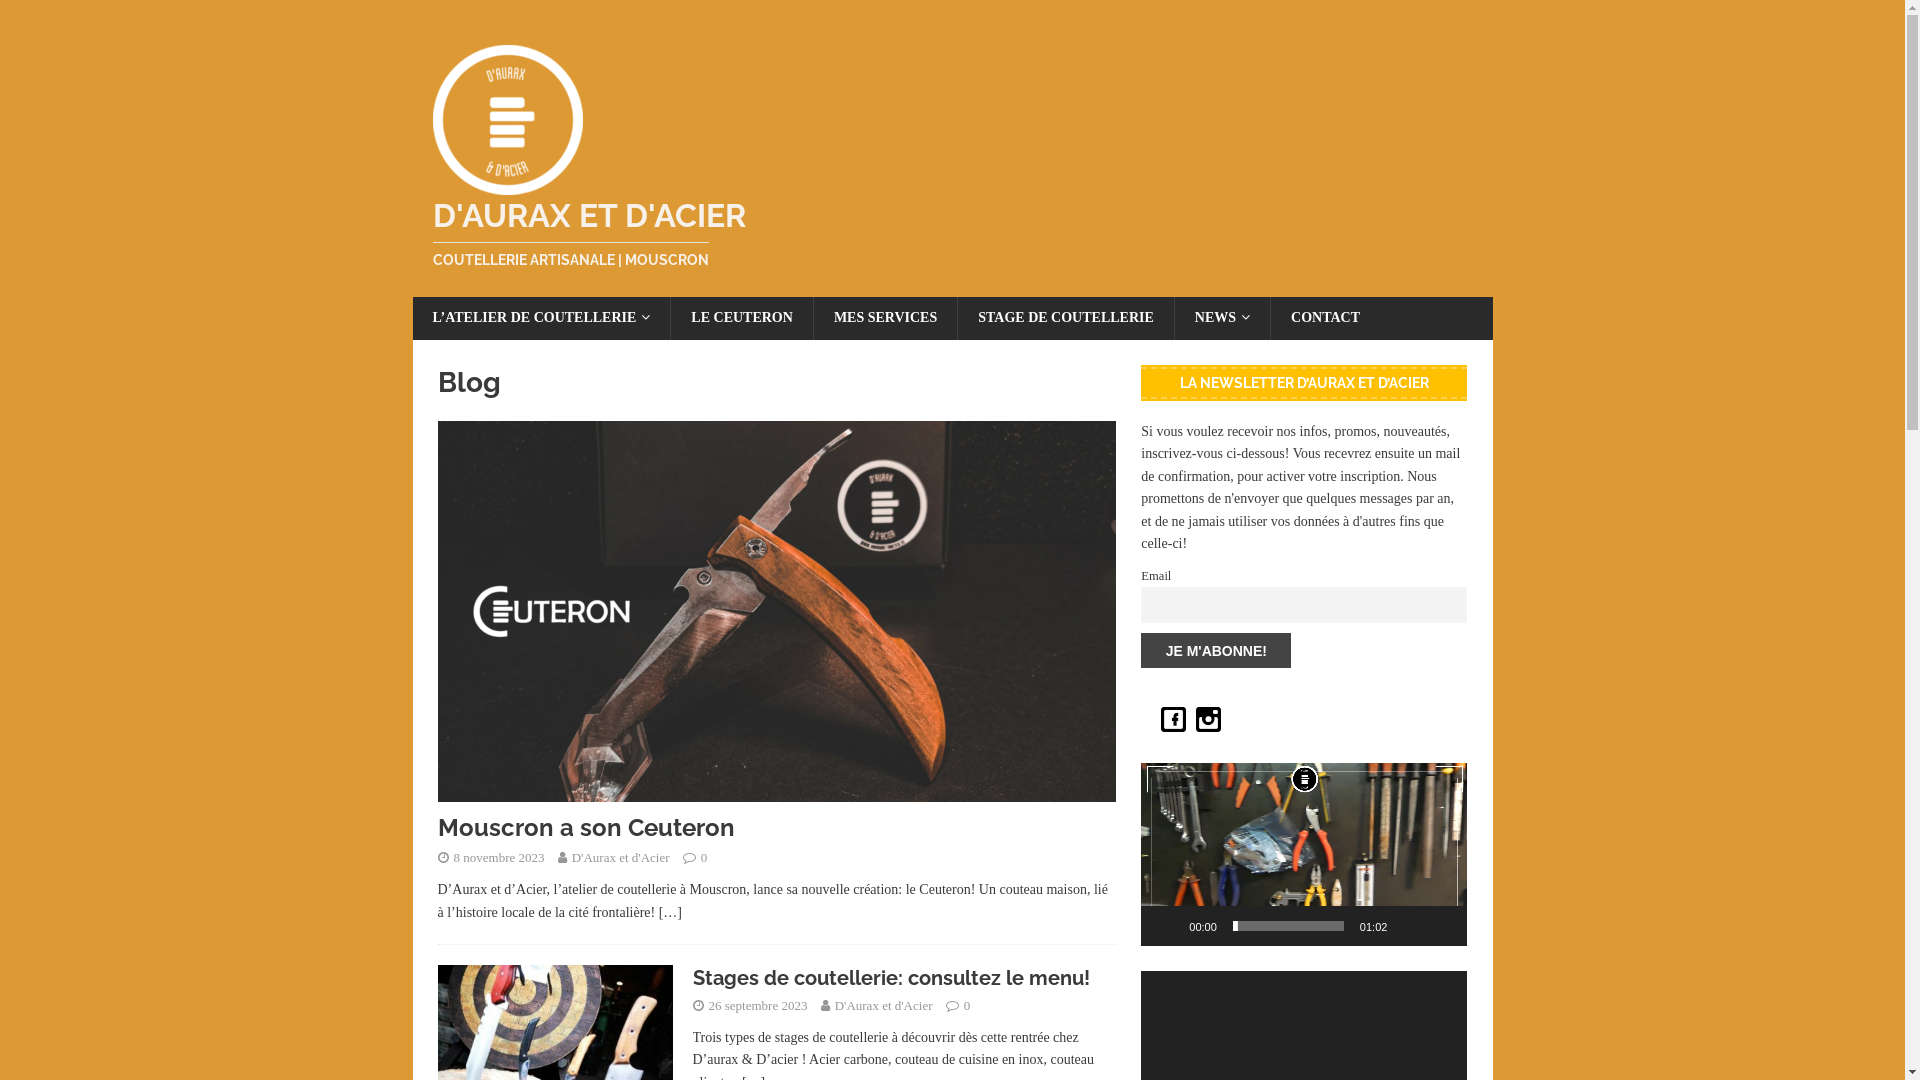 Image resolution: width=1920 pixels, height=1080 pixels. Describe the element at coordinates (883, 316) in the screenshot. I see `'MES SERVICES'` at that location.